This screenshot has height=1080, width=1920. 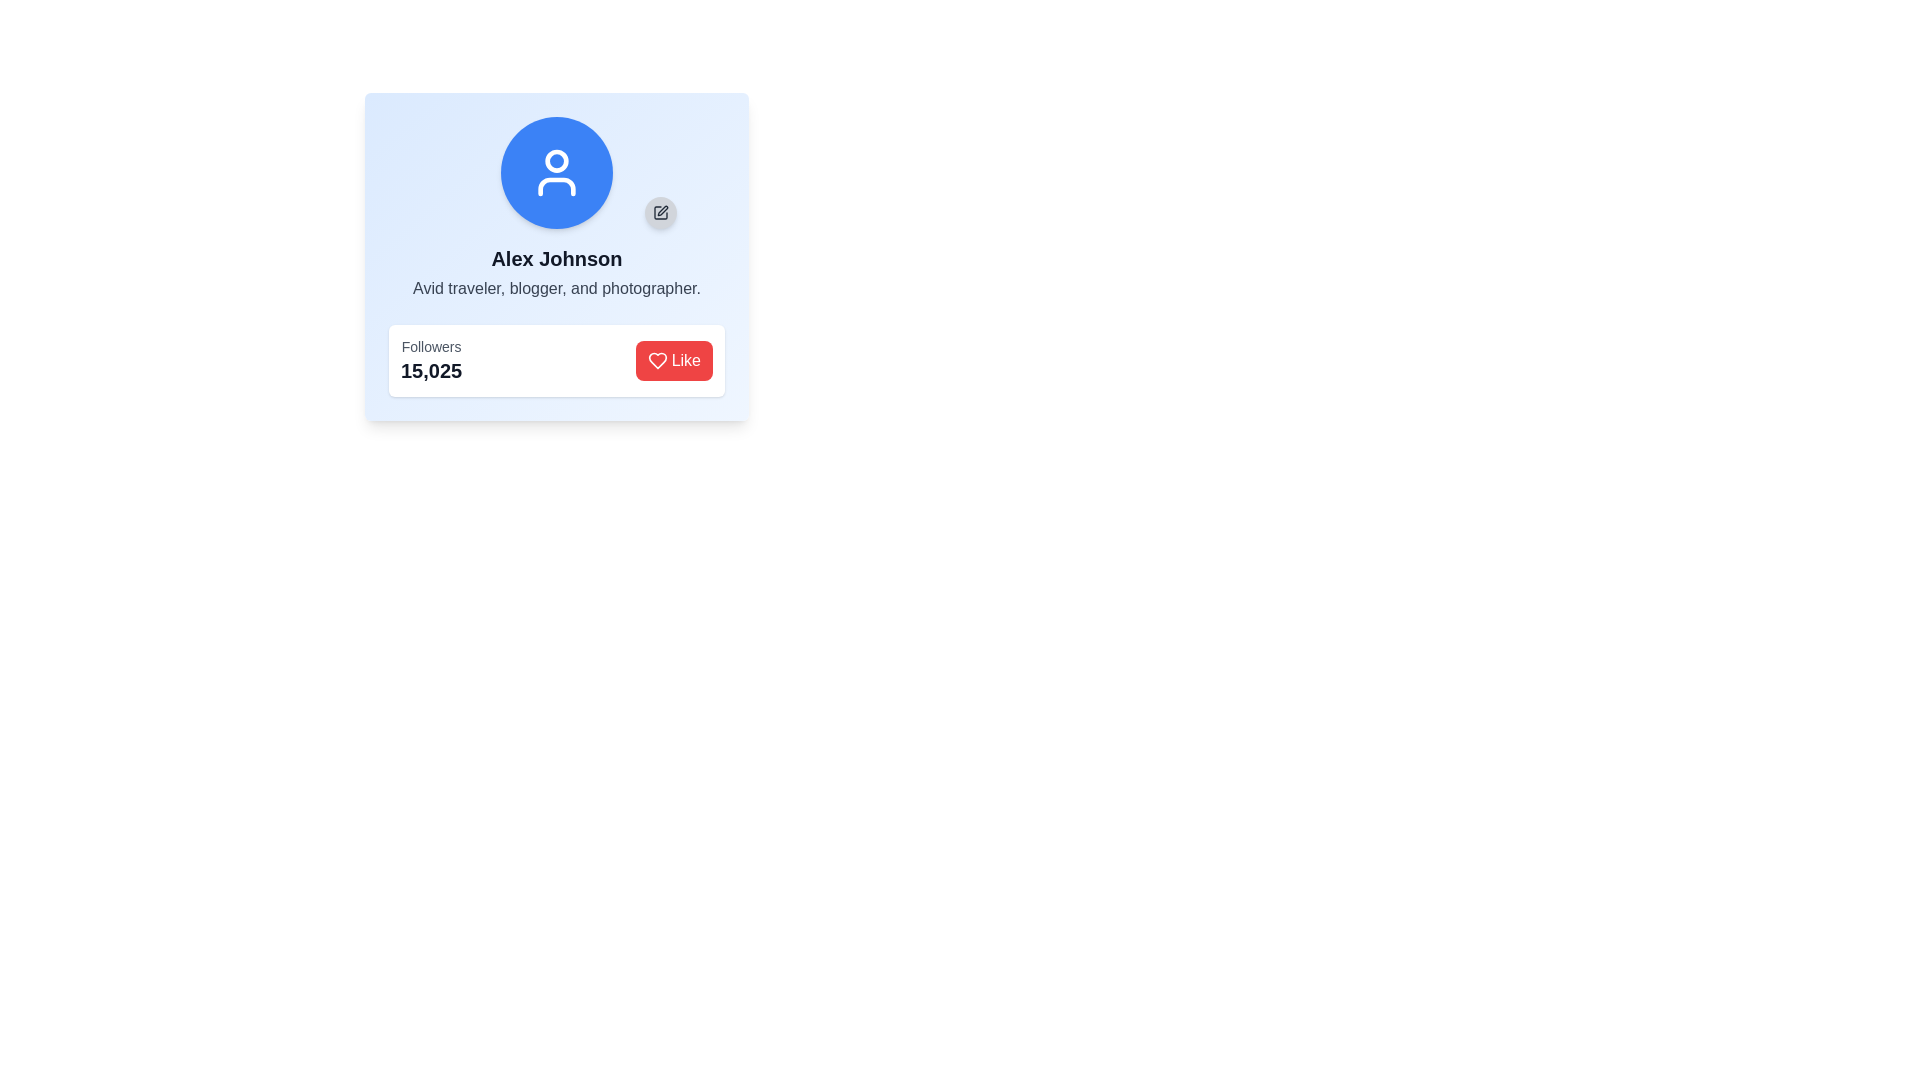 I want to click on the circular gray button with a pen icon located to the right of the blue user profile icon, so click(x=661, y=212).